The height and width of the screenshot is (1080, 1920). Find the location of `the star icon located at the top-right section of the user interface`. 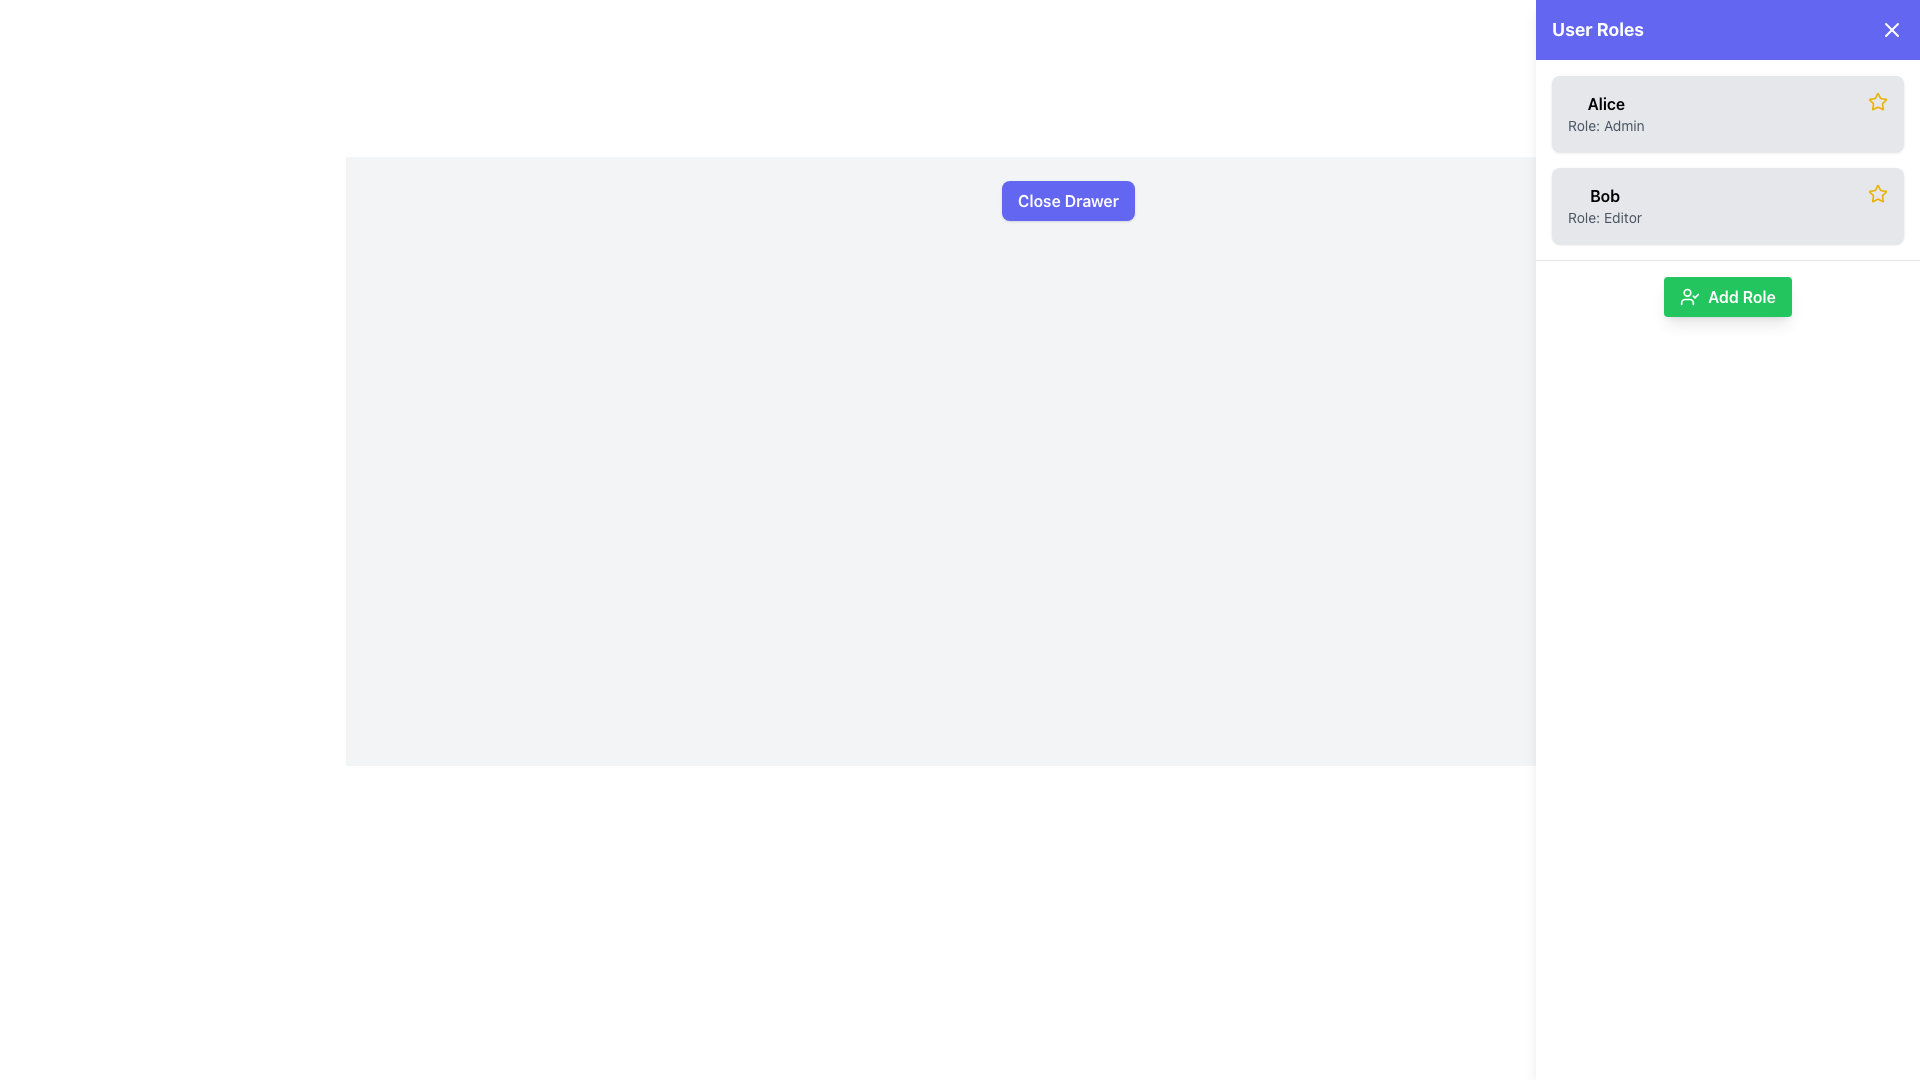

the star icon located at the top-right section of the user interface is located at coordinates (1876, 101).